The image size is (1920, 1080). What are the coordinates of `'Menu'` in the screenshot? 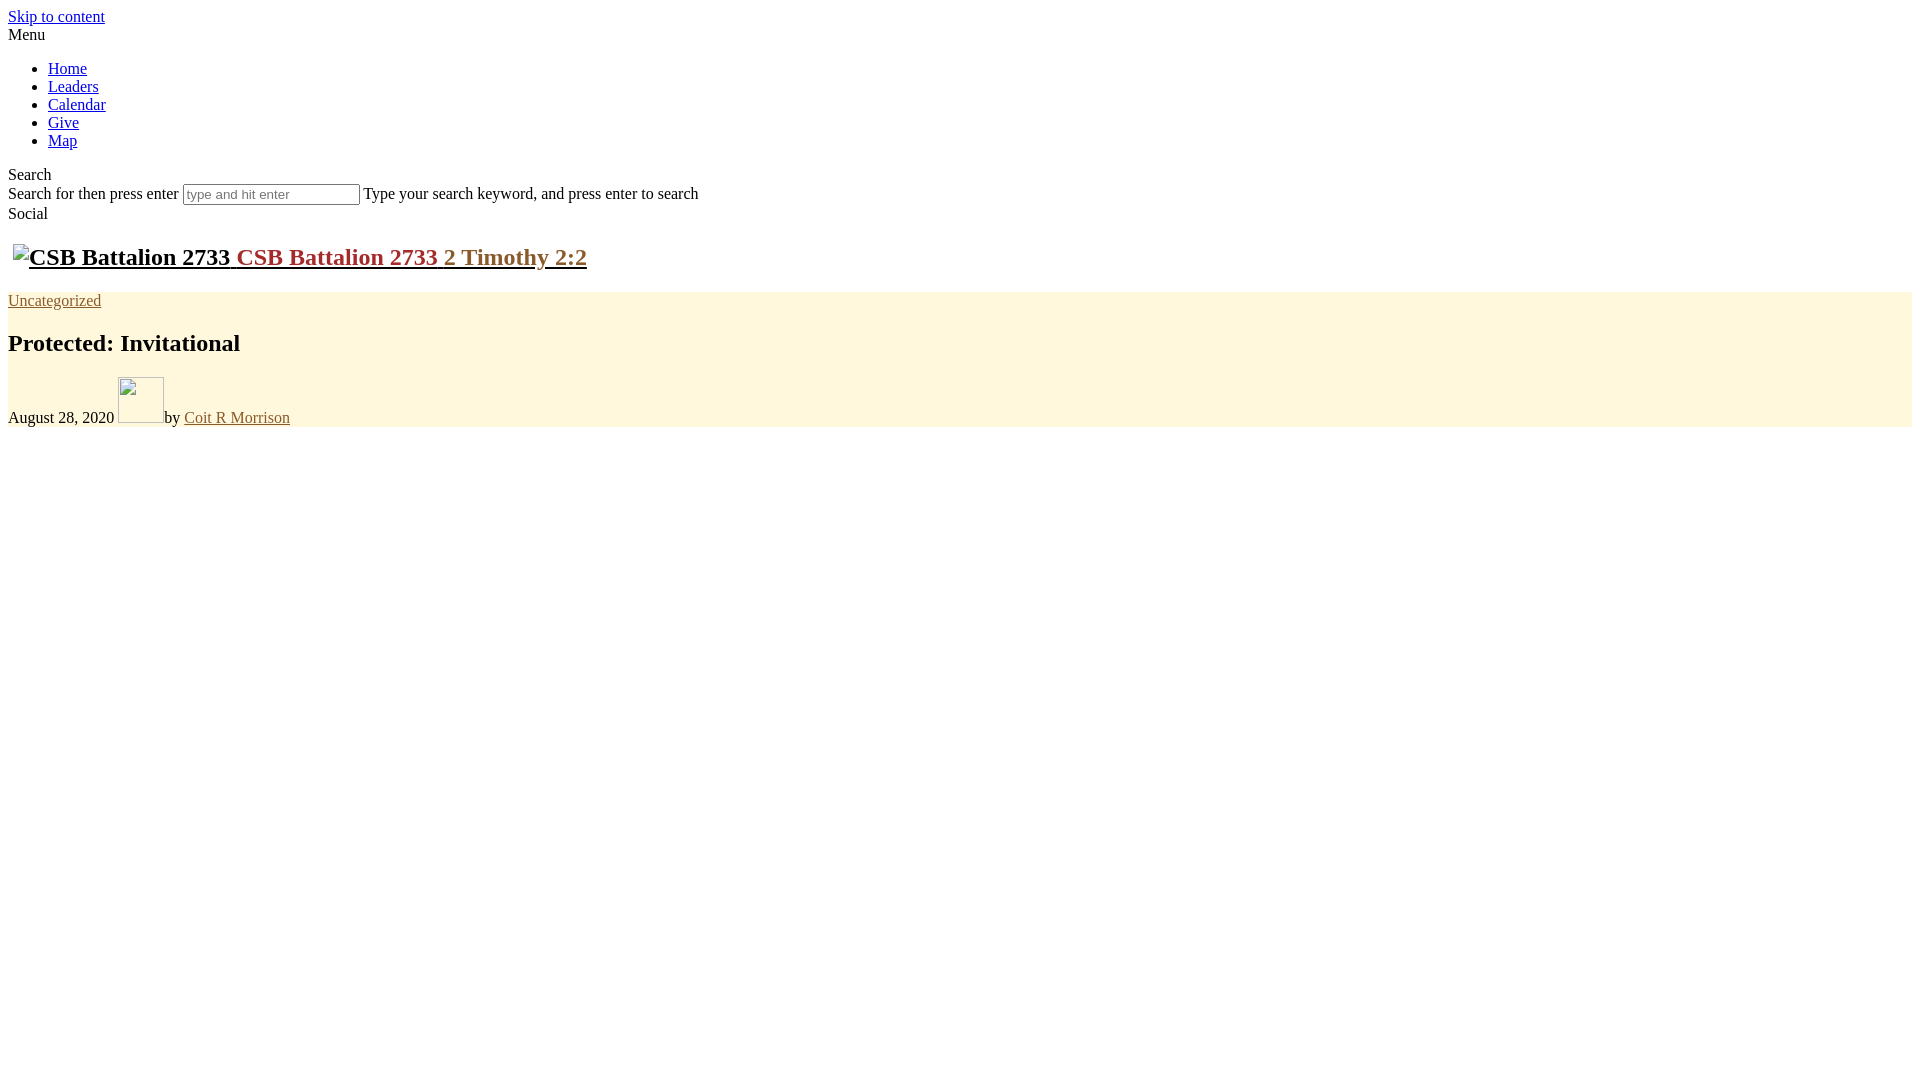 It's located at (26, 34).